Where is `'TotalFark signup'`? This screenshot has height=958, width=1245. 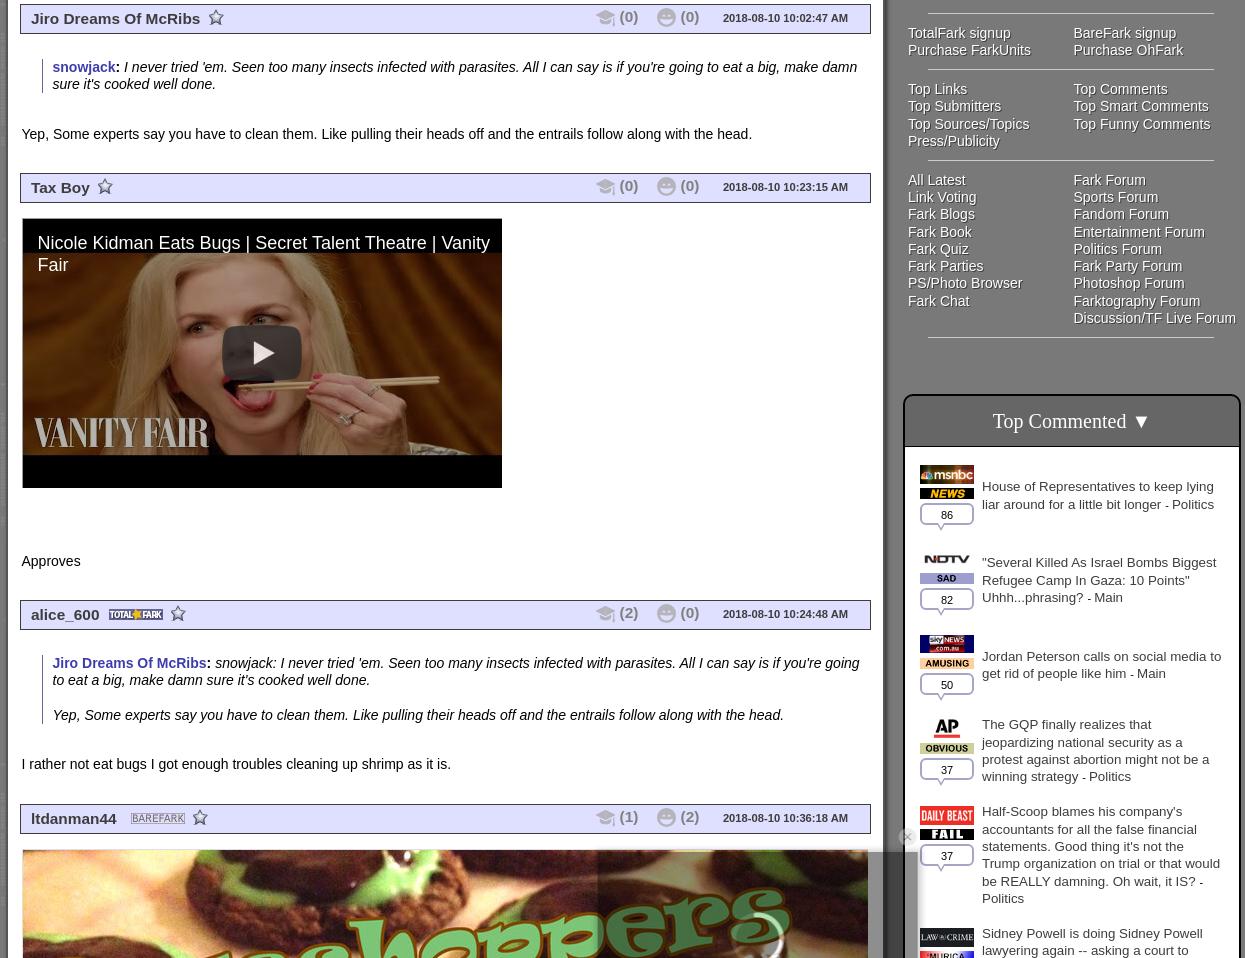
'TotalFark signup' is located at coordinates (958, 30).